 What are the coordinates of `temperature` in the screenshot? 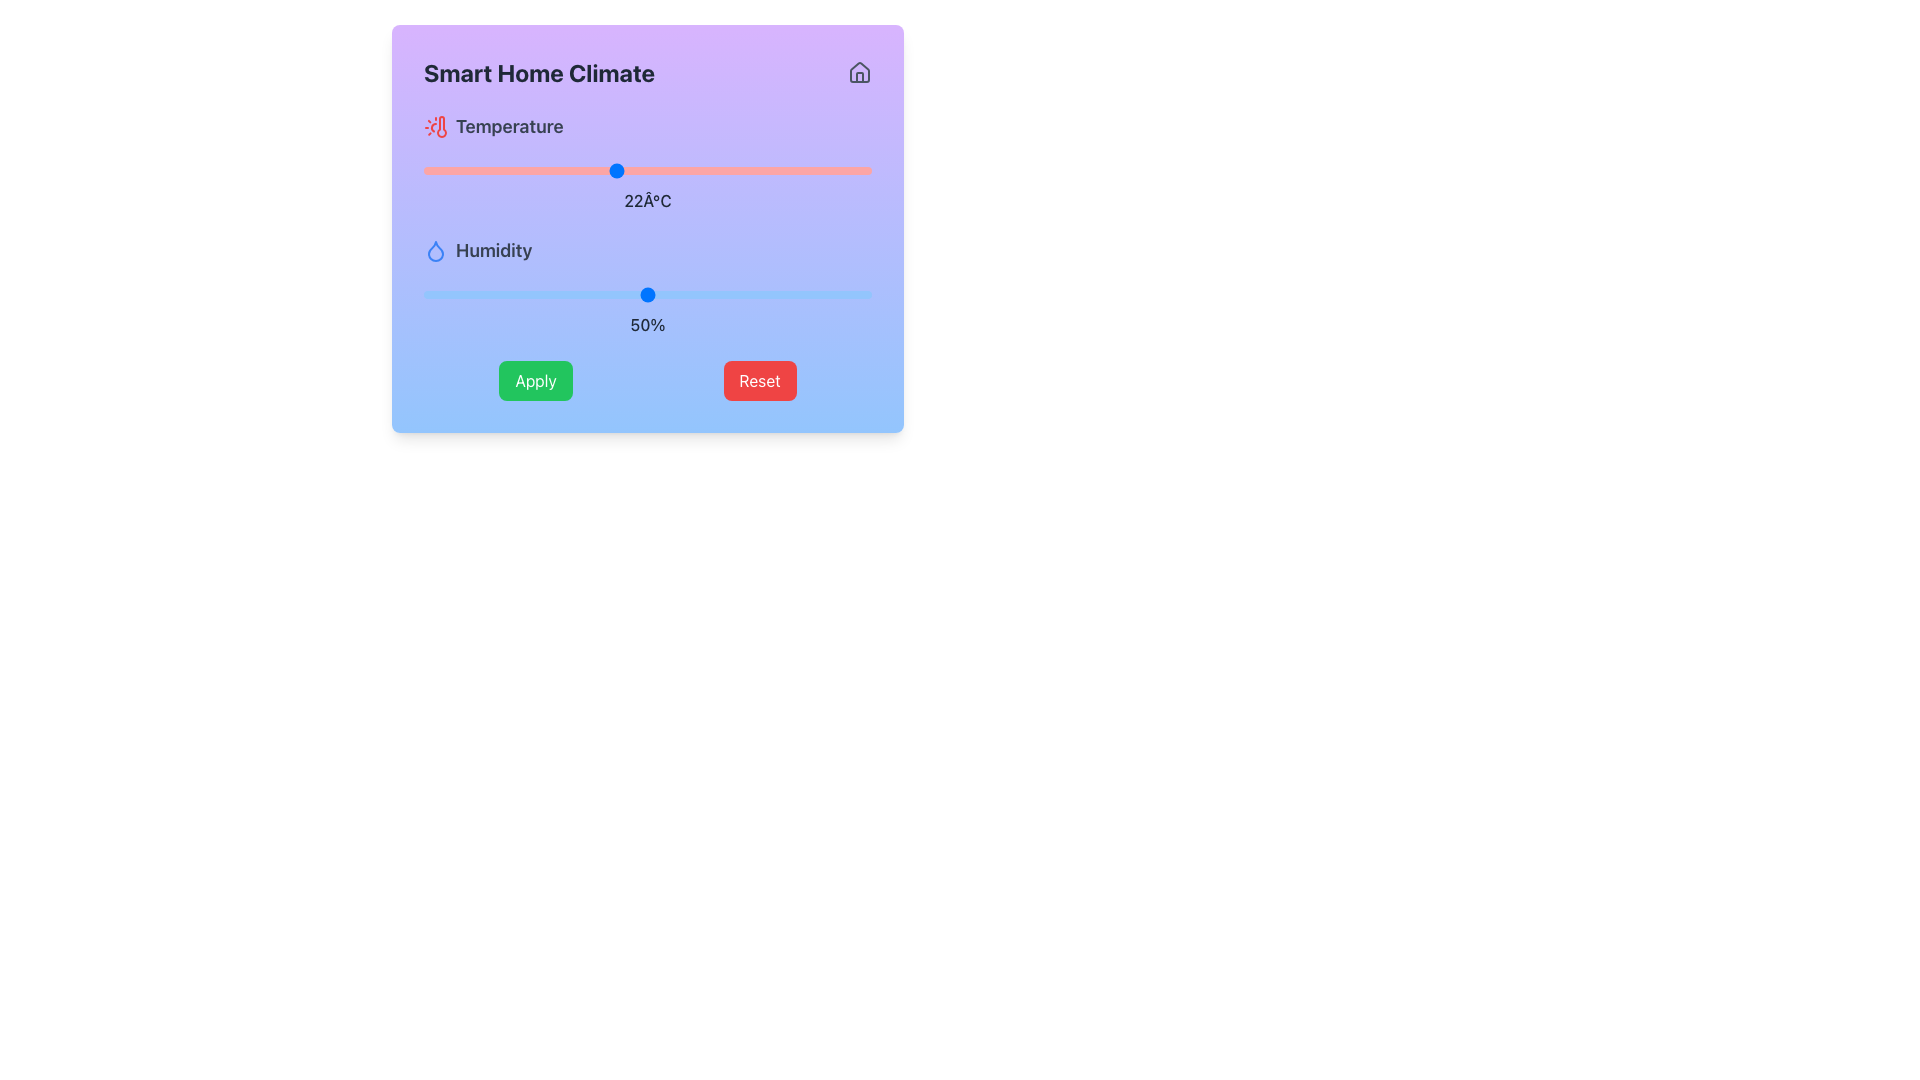 It's located at (422, 169).